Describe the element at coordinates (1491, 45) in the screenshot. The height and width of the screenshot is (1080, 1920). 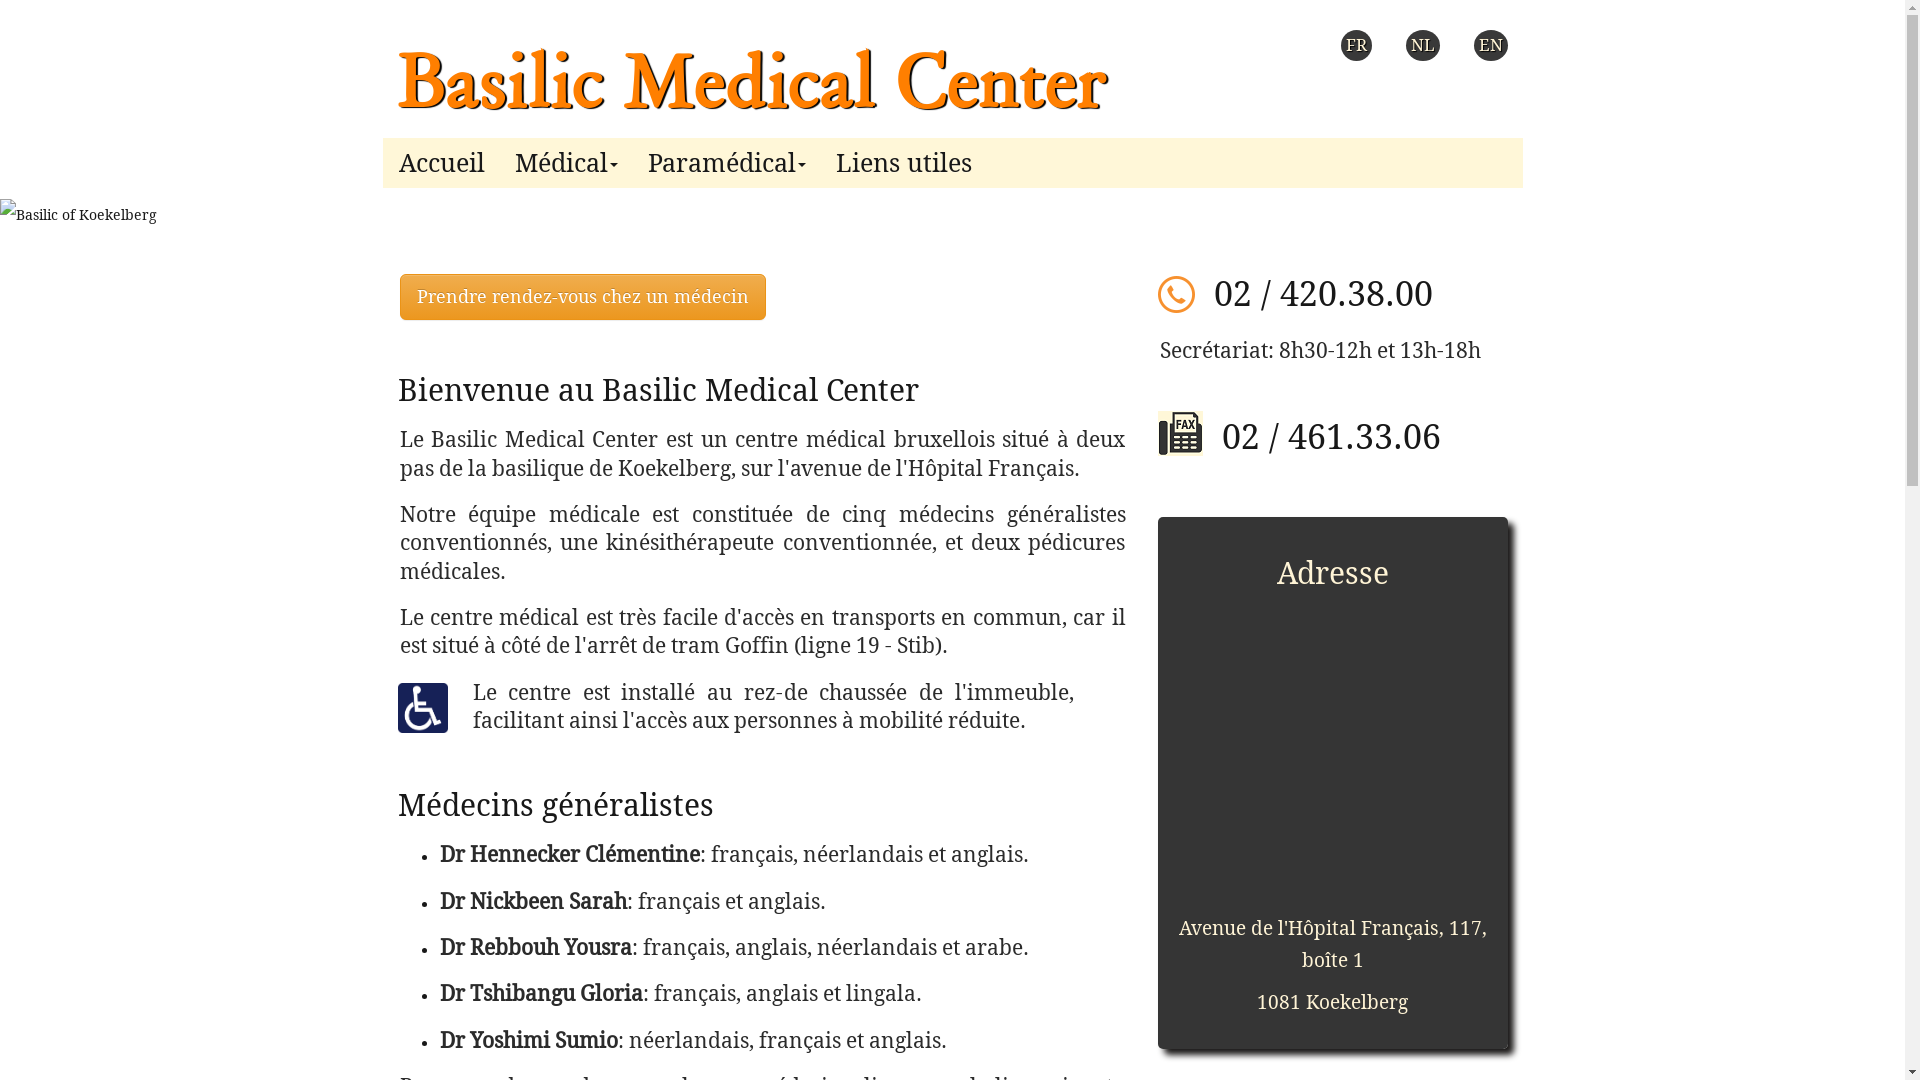
I see `'EN'` at that location.